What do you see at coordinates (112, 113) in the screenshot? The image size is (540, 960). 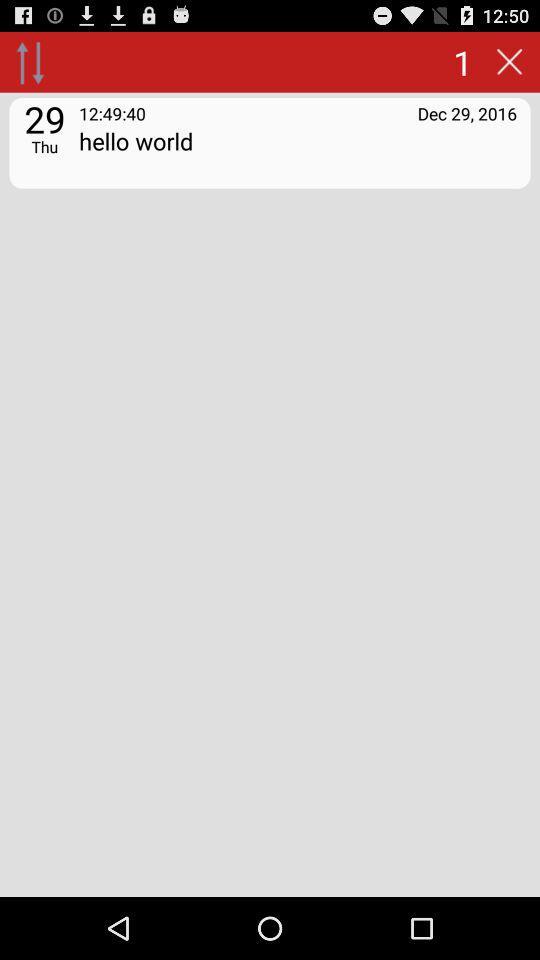 I see `the app to the left of the dec 29, 2016 app` at bounding box center [112, 113].